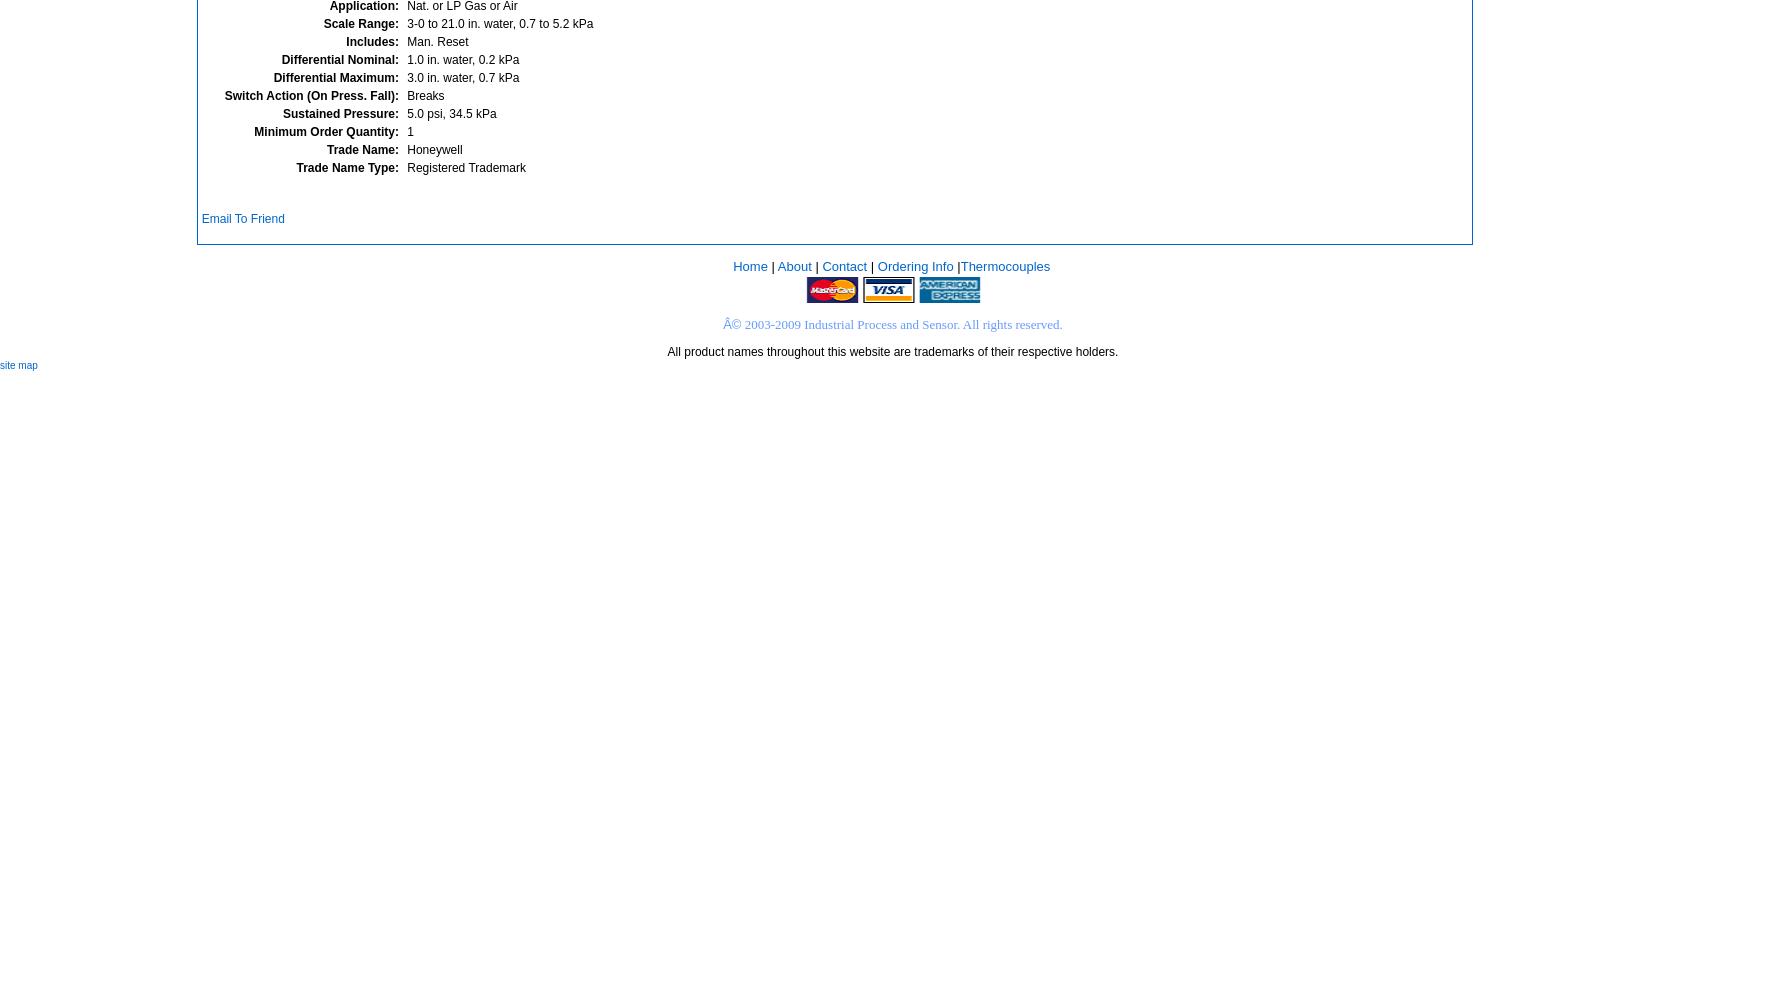 The height and width of the screenshot is (1000, 1786). Describe the element at coordinates (347, 167) in the screenshot. I see `'Trade Name Type:'` at that location.